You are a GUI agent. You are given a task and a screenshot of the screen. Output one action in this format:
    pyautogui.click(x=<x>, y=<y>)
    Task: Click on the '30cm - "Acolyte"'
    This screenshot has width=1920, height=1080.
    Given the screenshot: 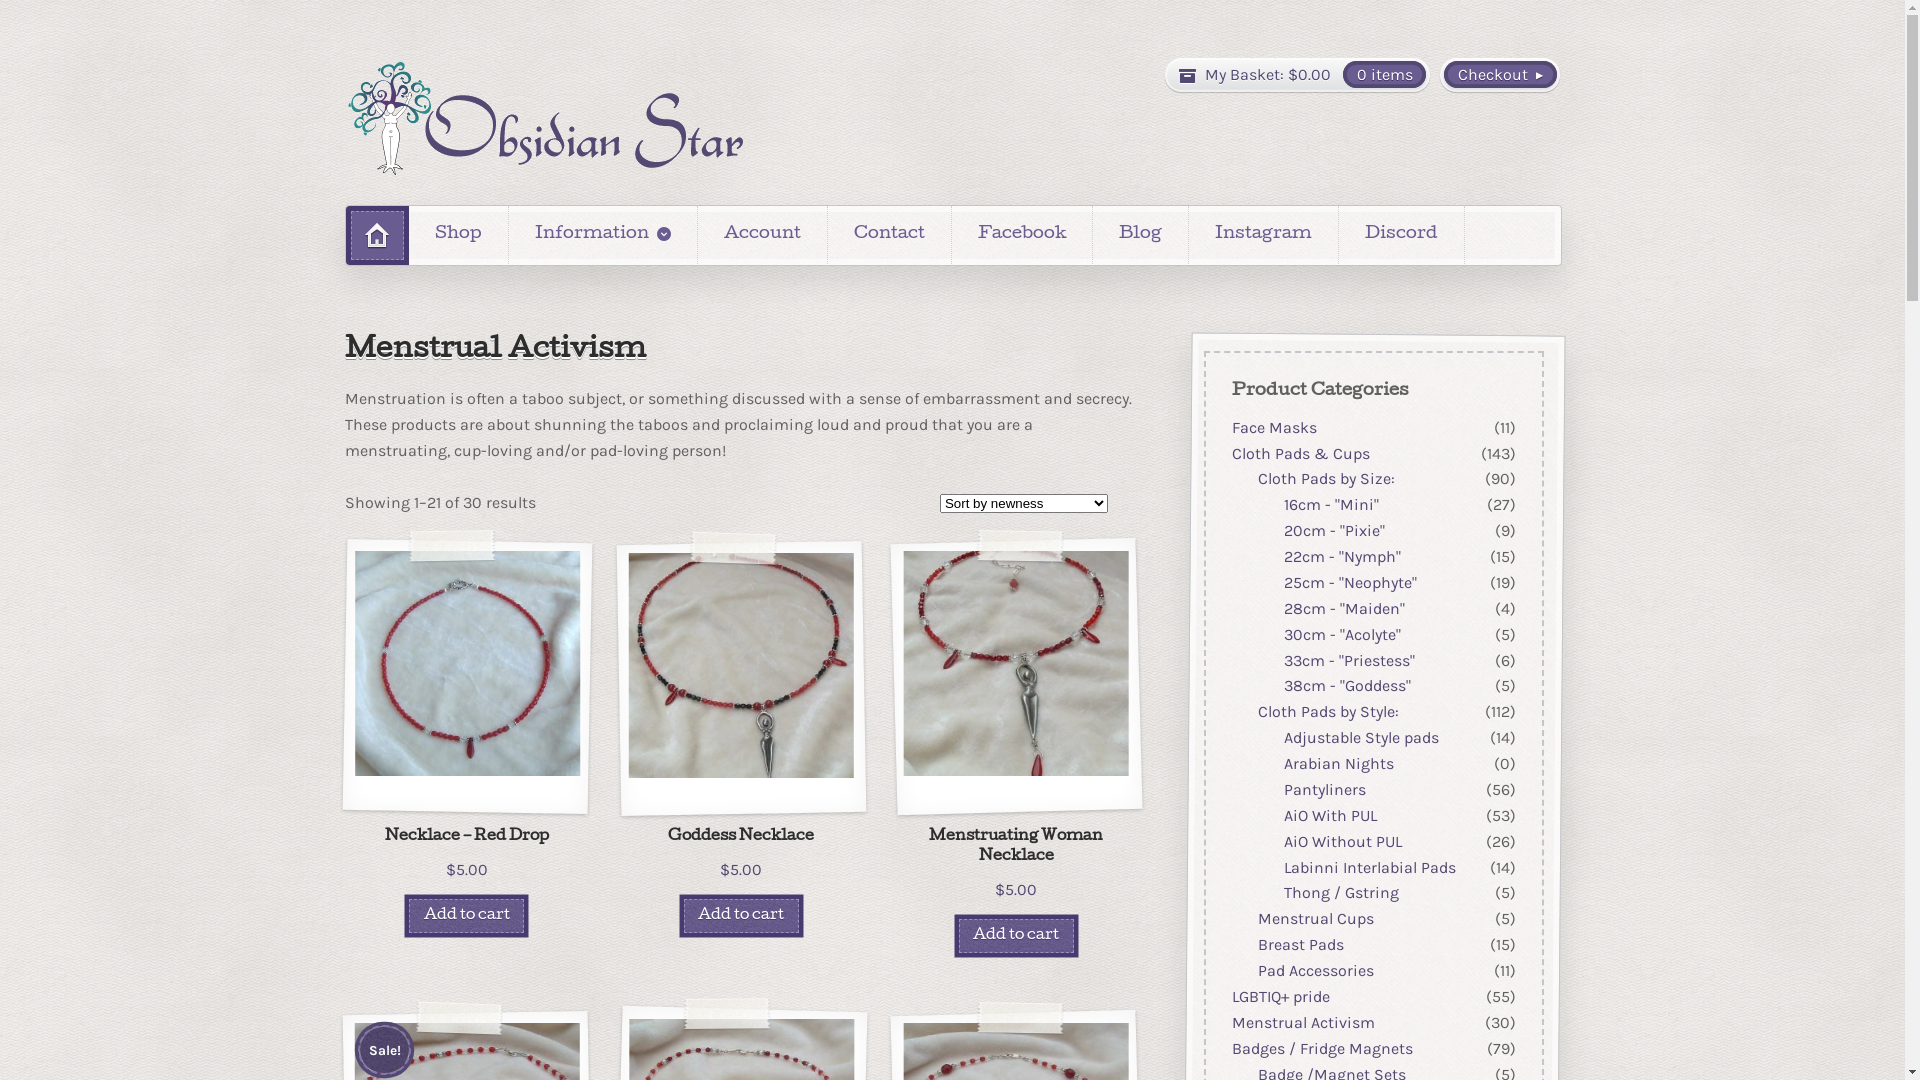 What is the action you would take?
    pyautogui.click(x=1341, y=634)
    